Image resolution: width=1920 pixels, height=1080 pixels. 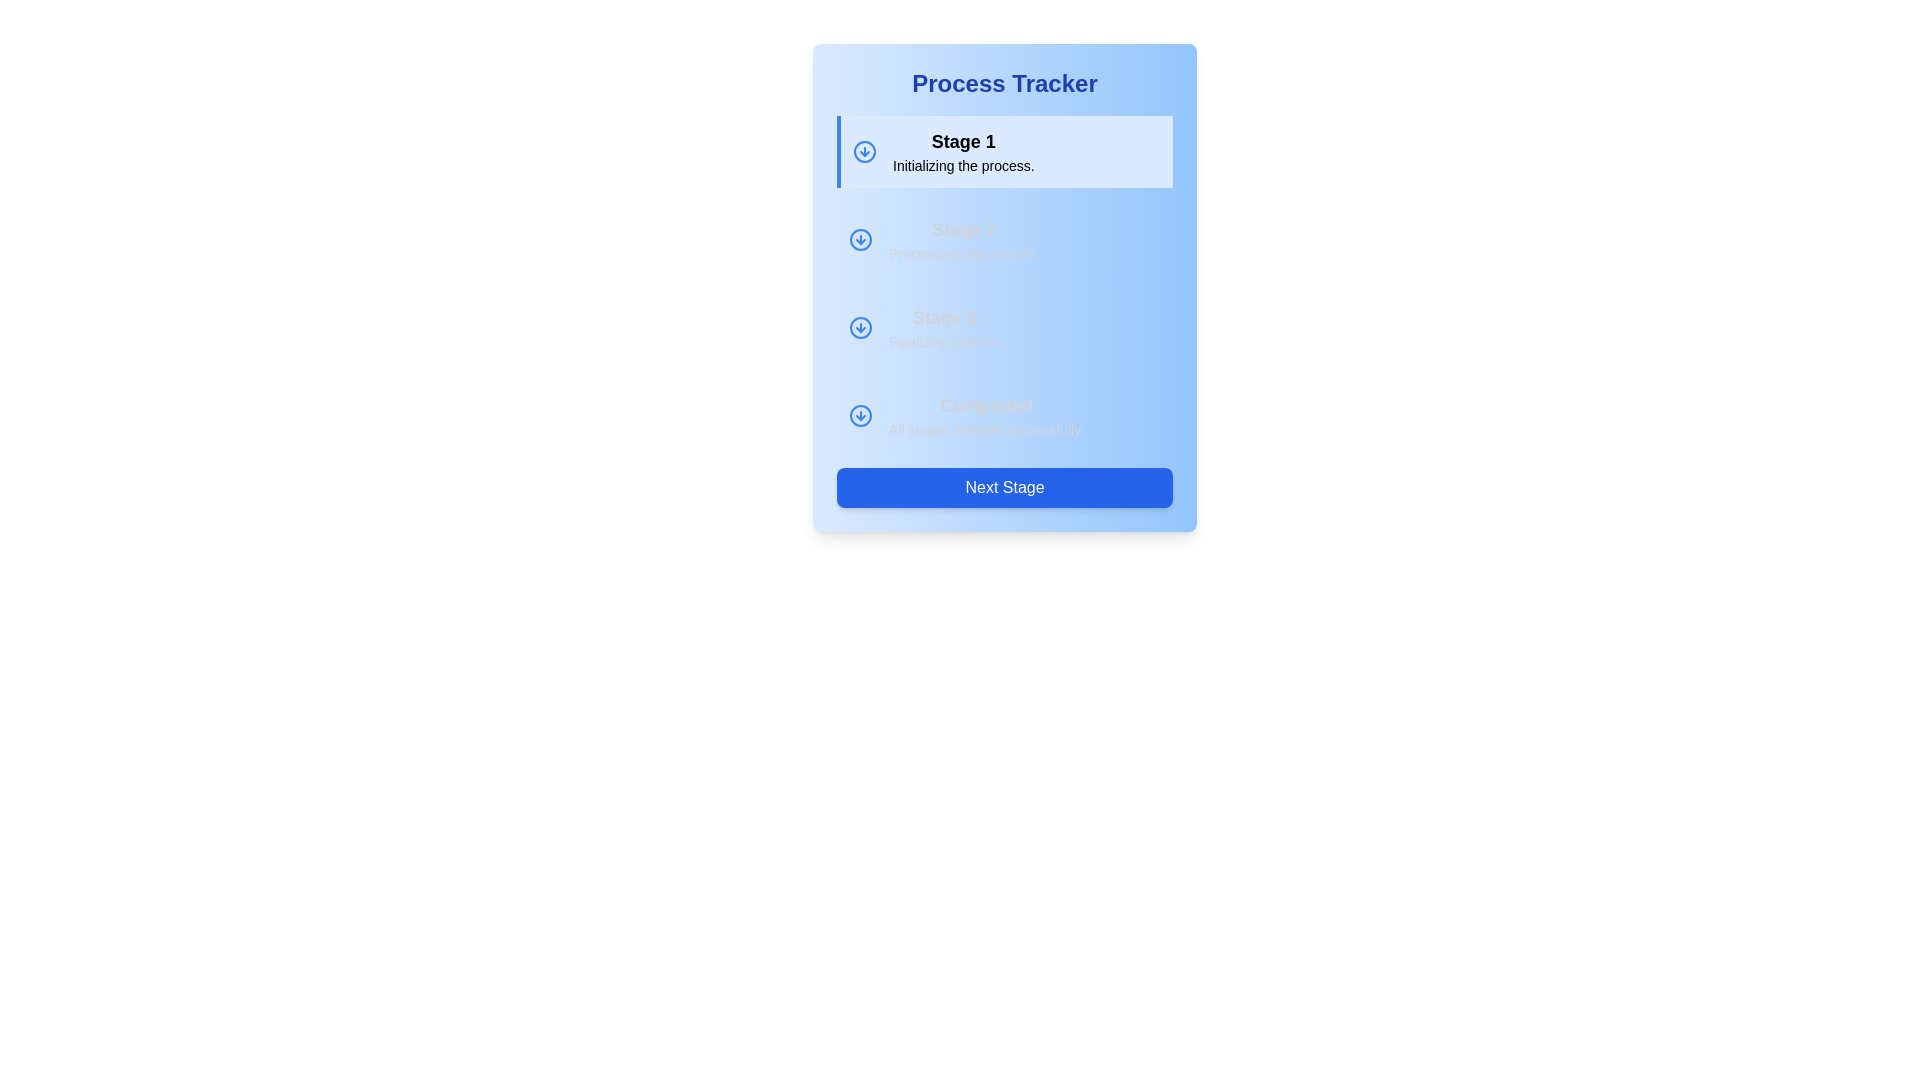 I want to click on the circular graphical control icon representing 'Stage 1', so click(x=860, y=238).